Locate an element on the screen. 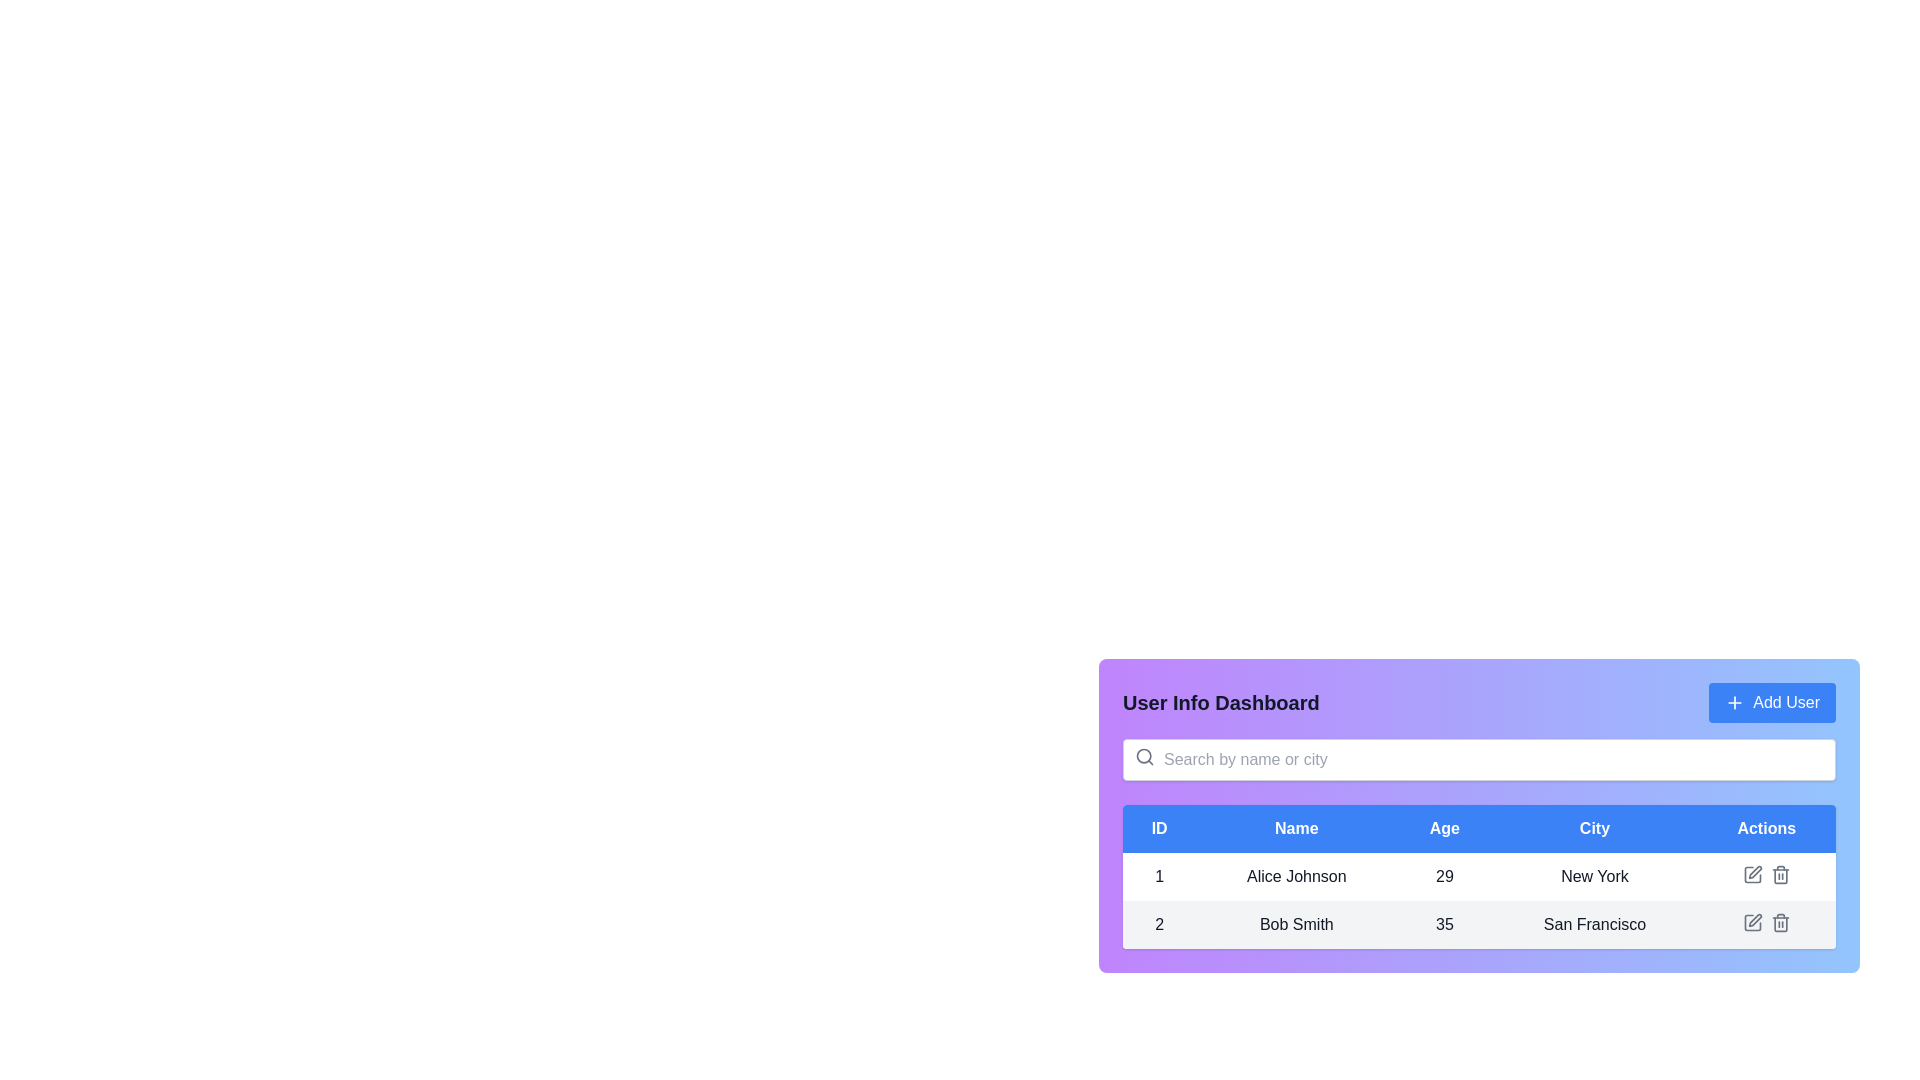 This screenshot has height=1080, width=1920. the Trash Can icon in the Actions column for 'Bob Smith' is located at coordinates (1780, 924).